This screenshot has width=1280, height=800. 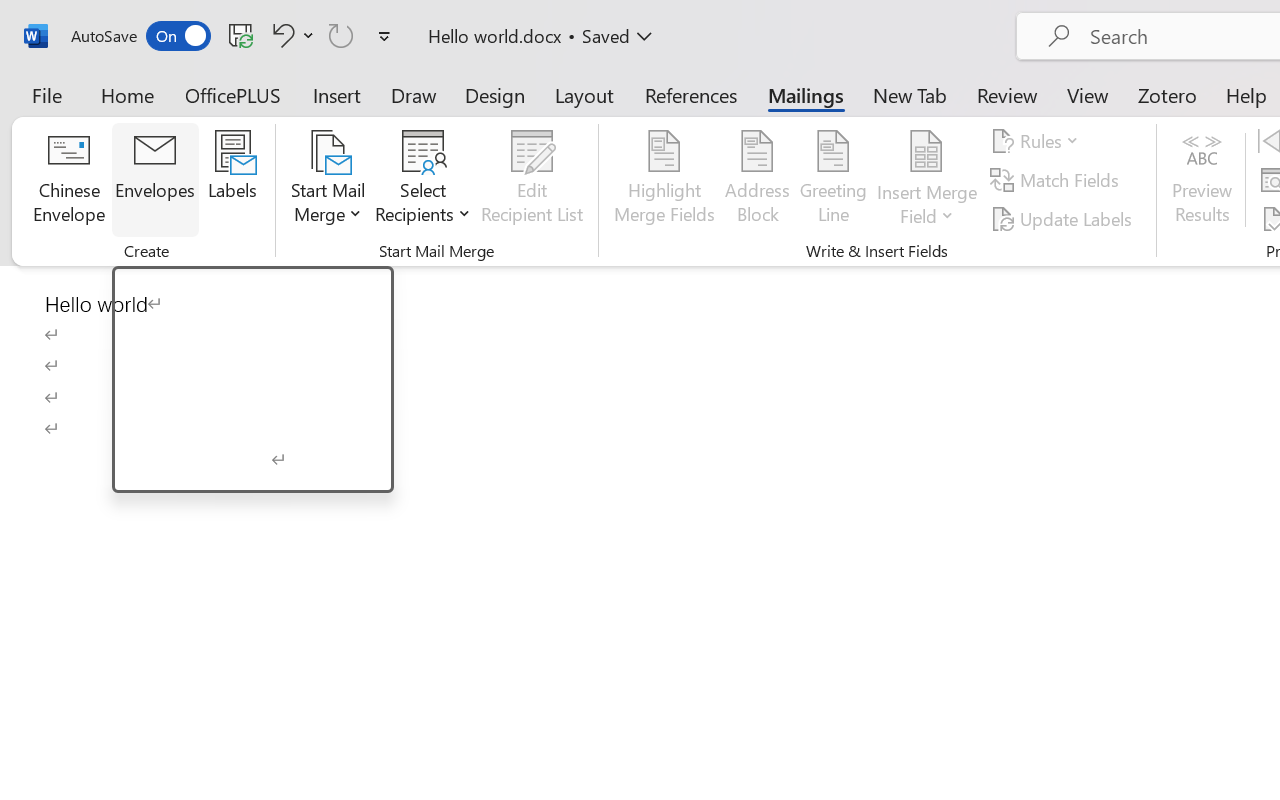 I want to click on 'Zotero', so click(x=1167, y=94).